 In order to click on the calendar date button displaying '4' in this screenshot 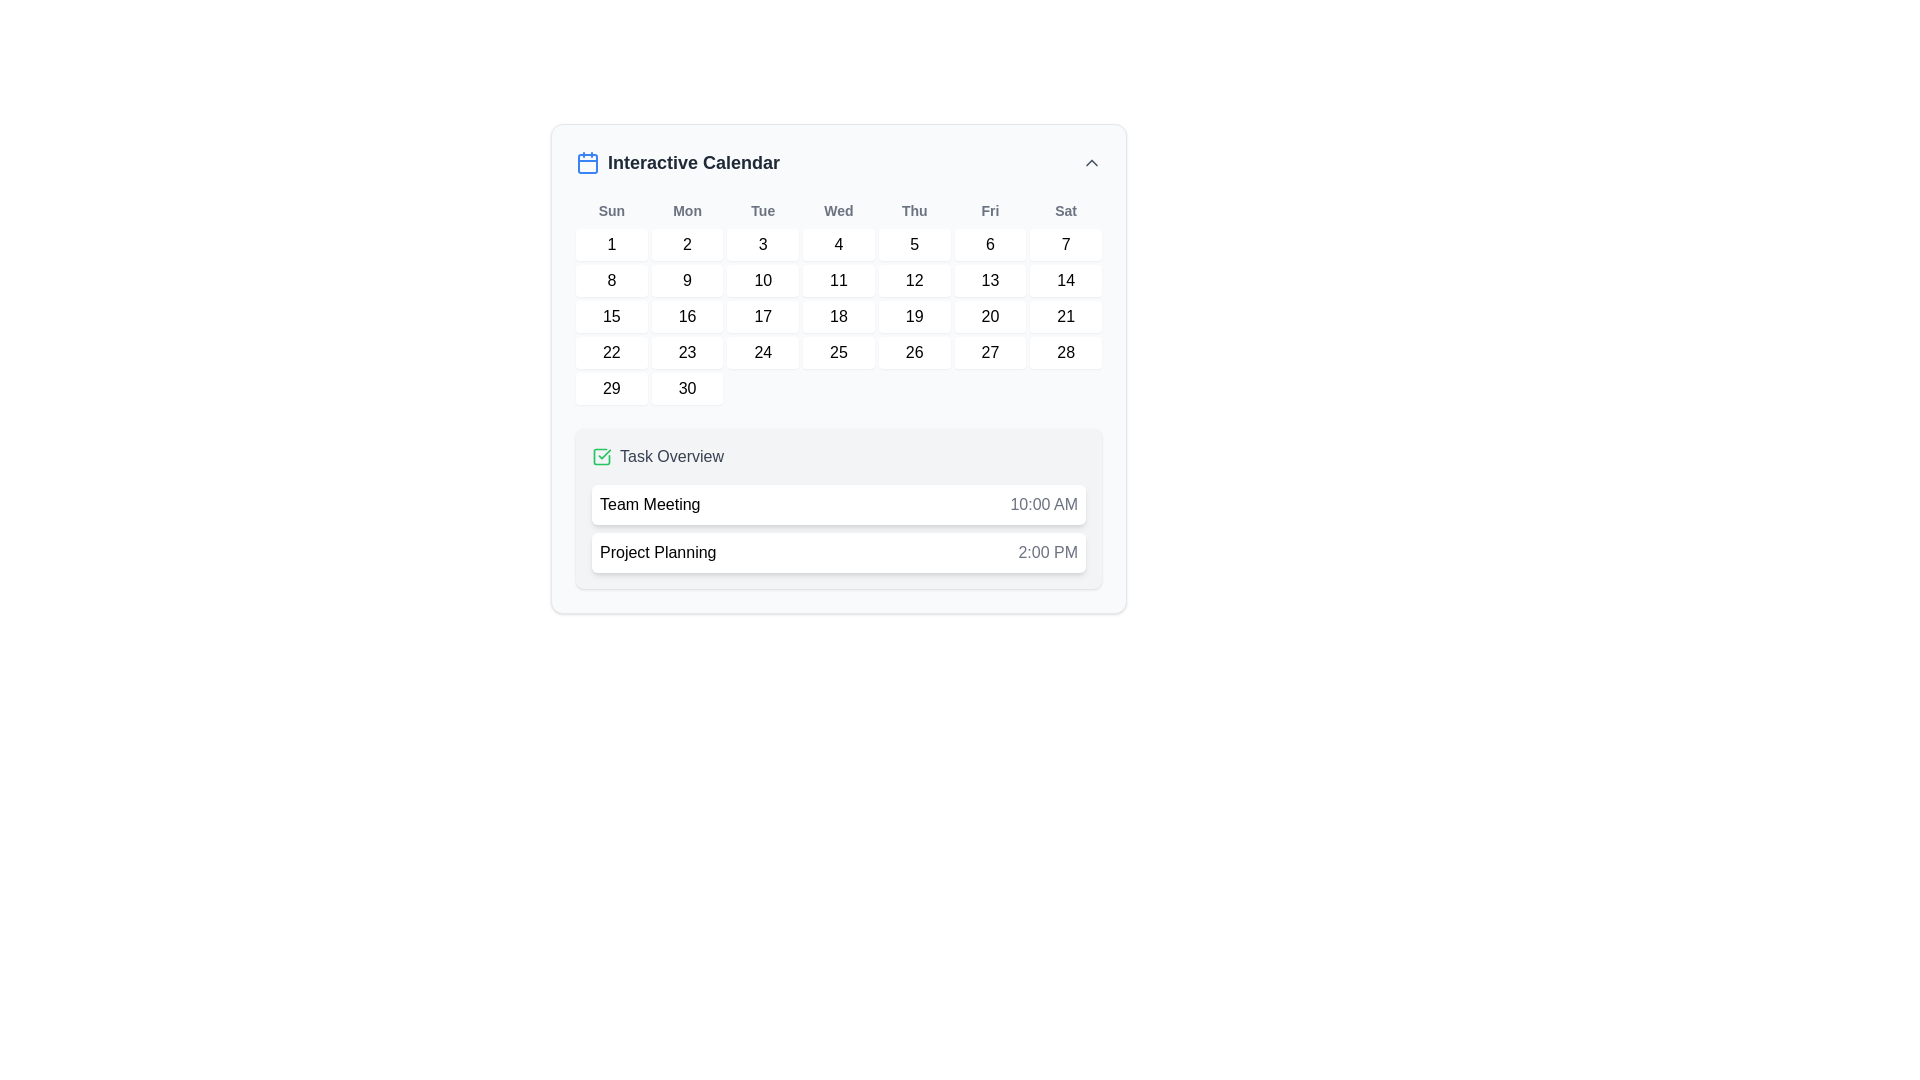, I will do `click(839, 244)`.